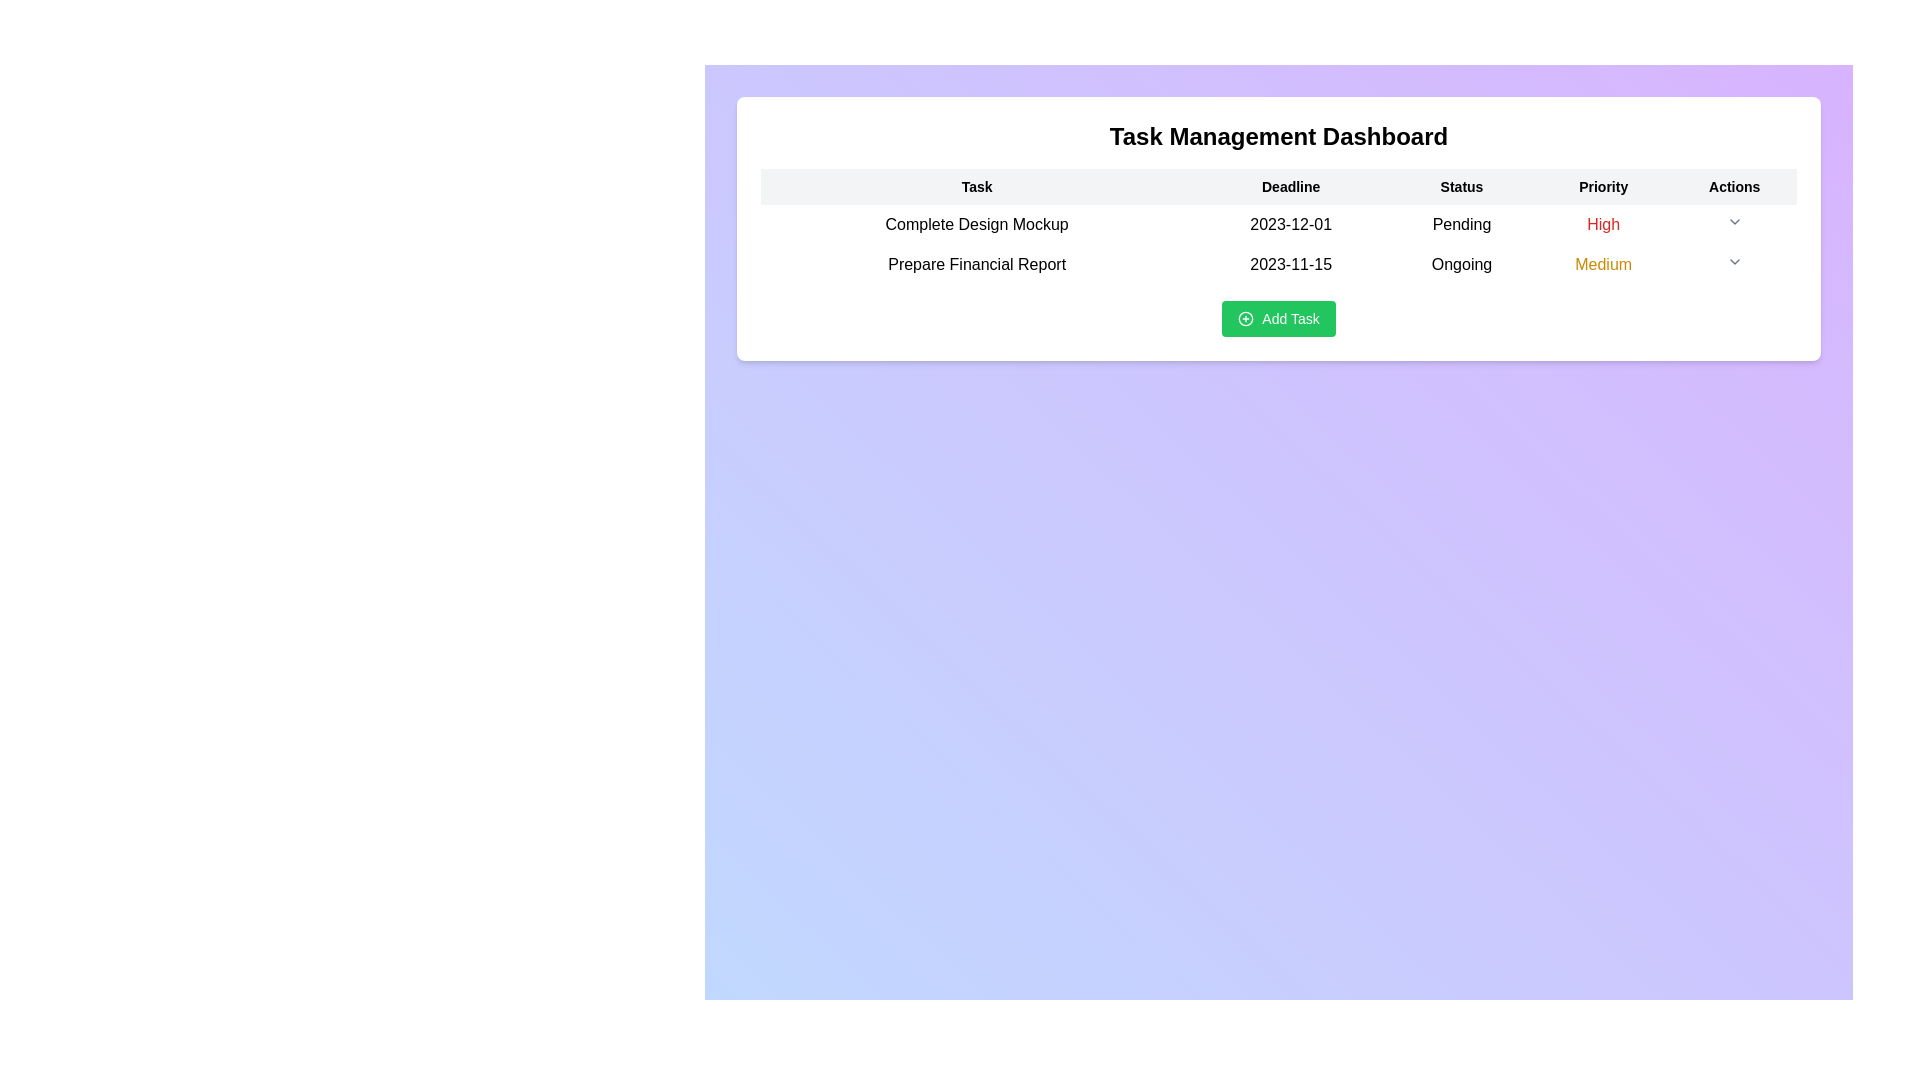 This screenshot has height=1080, width=1920. I want to click on the 'Add Task' button located near the bottom of the Task Management Dashboard to observe the hover effect, so click(1277, 318).